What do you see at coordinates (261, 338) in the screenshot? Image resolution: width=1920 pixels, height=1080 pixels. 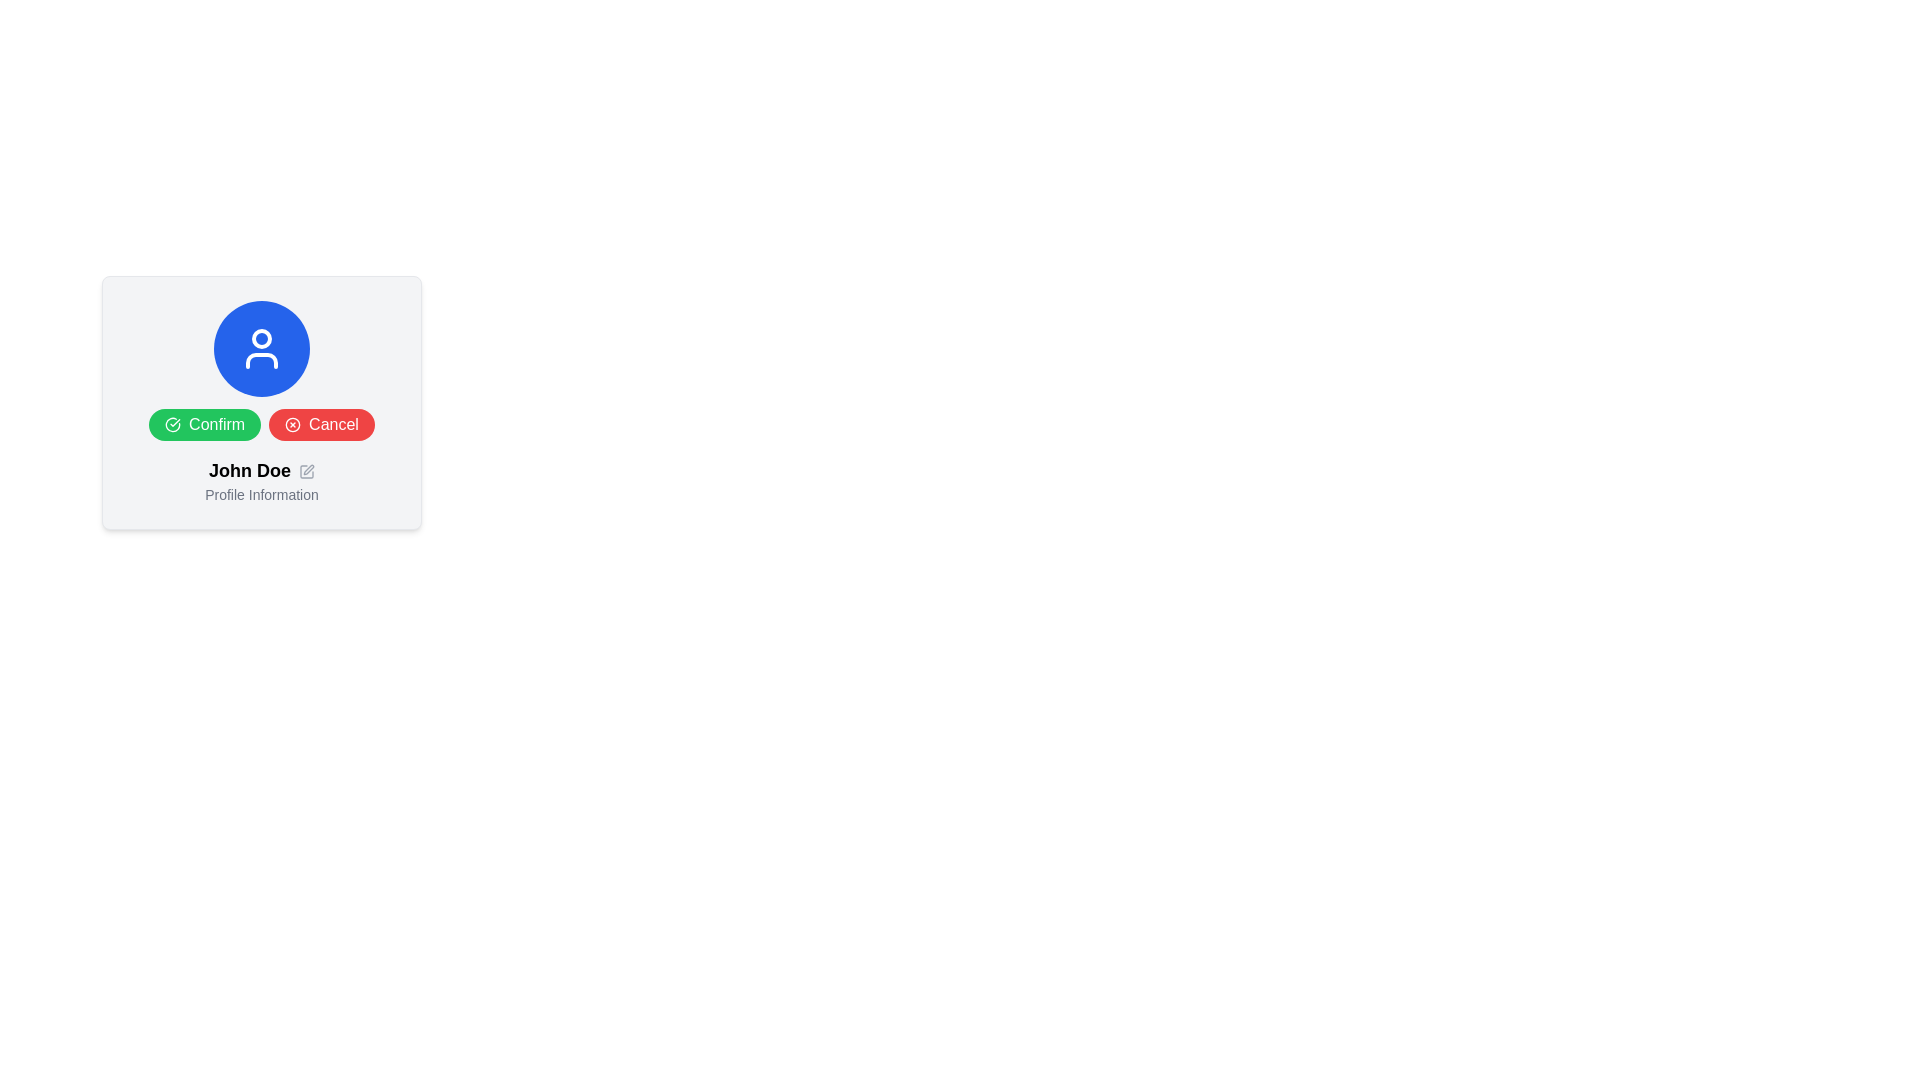 I see `the small circular graphical detail located at the top of the blue user avatar icon, which is centered horizontally above the base of the avatar` at bounding box center [261, 338].